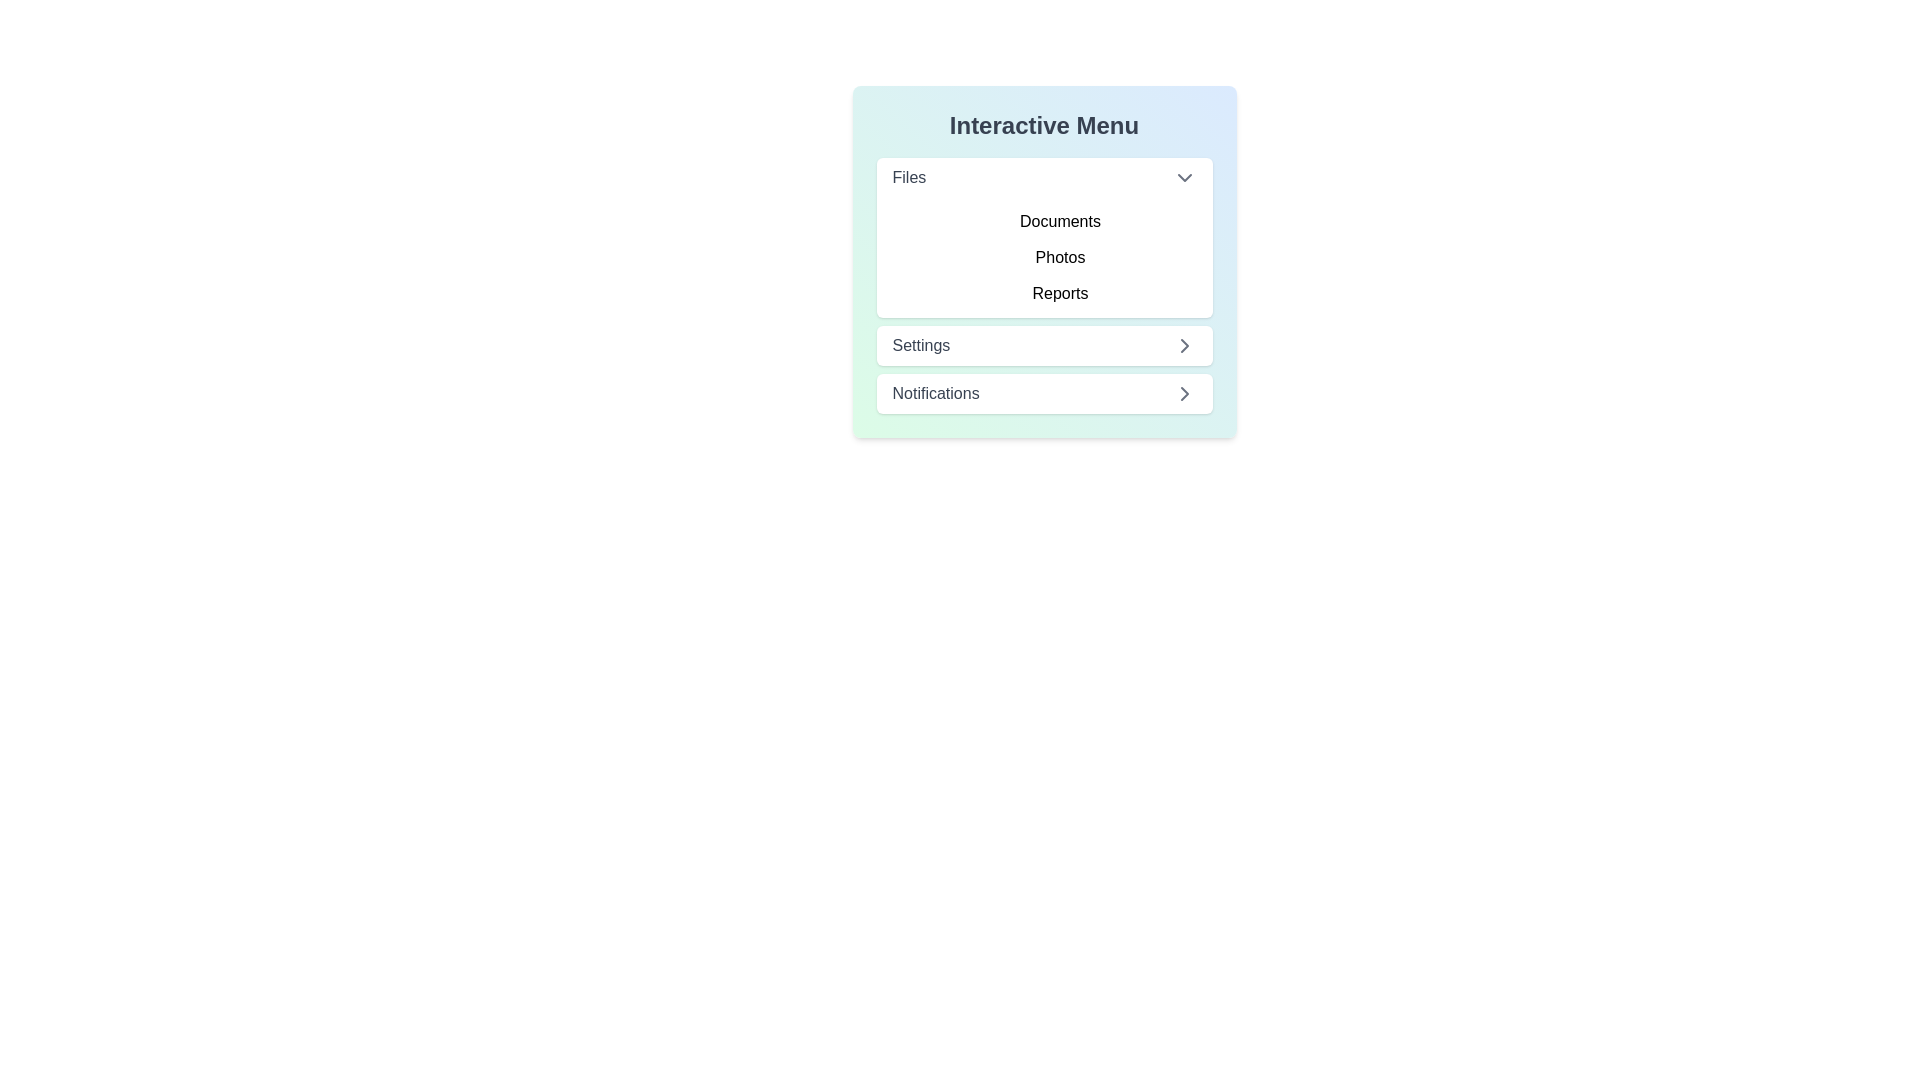  What do you see at coordinates (1043, 176) in the screenshot?
I see `the first option in the dropdown menu for 'Files'` at bounding box center [1043, 176].